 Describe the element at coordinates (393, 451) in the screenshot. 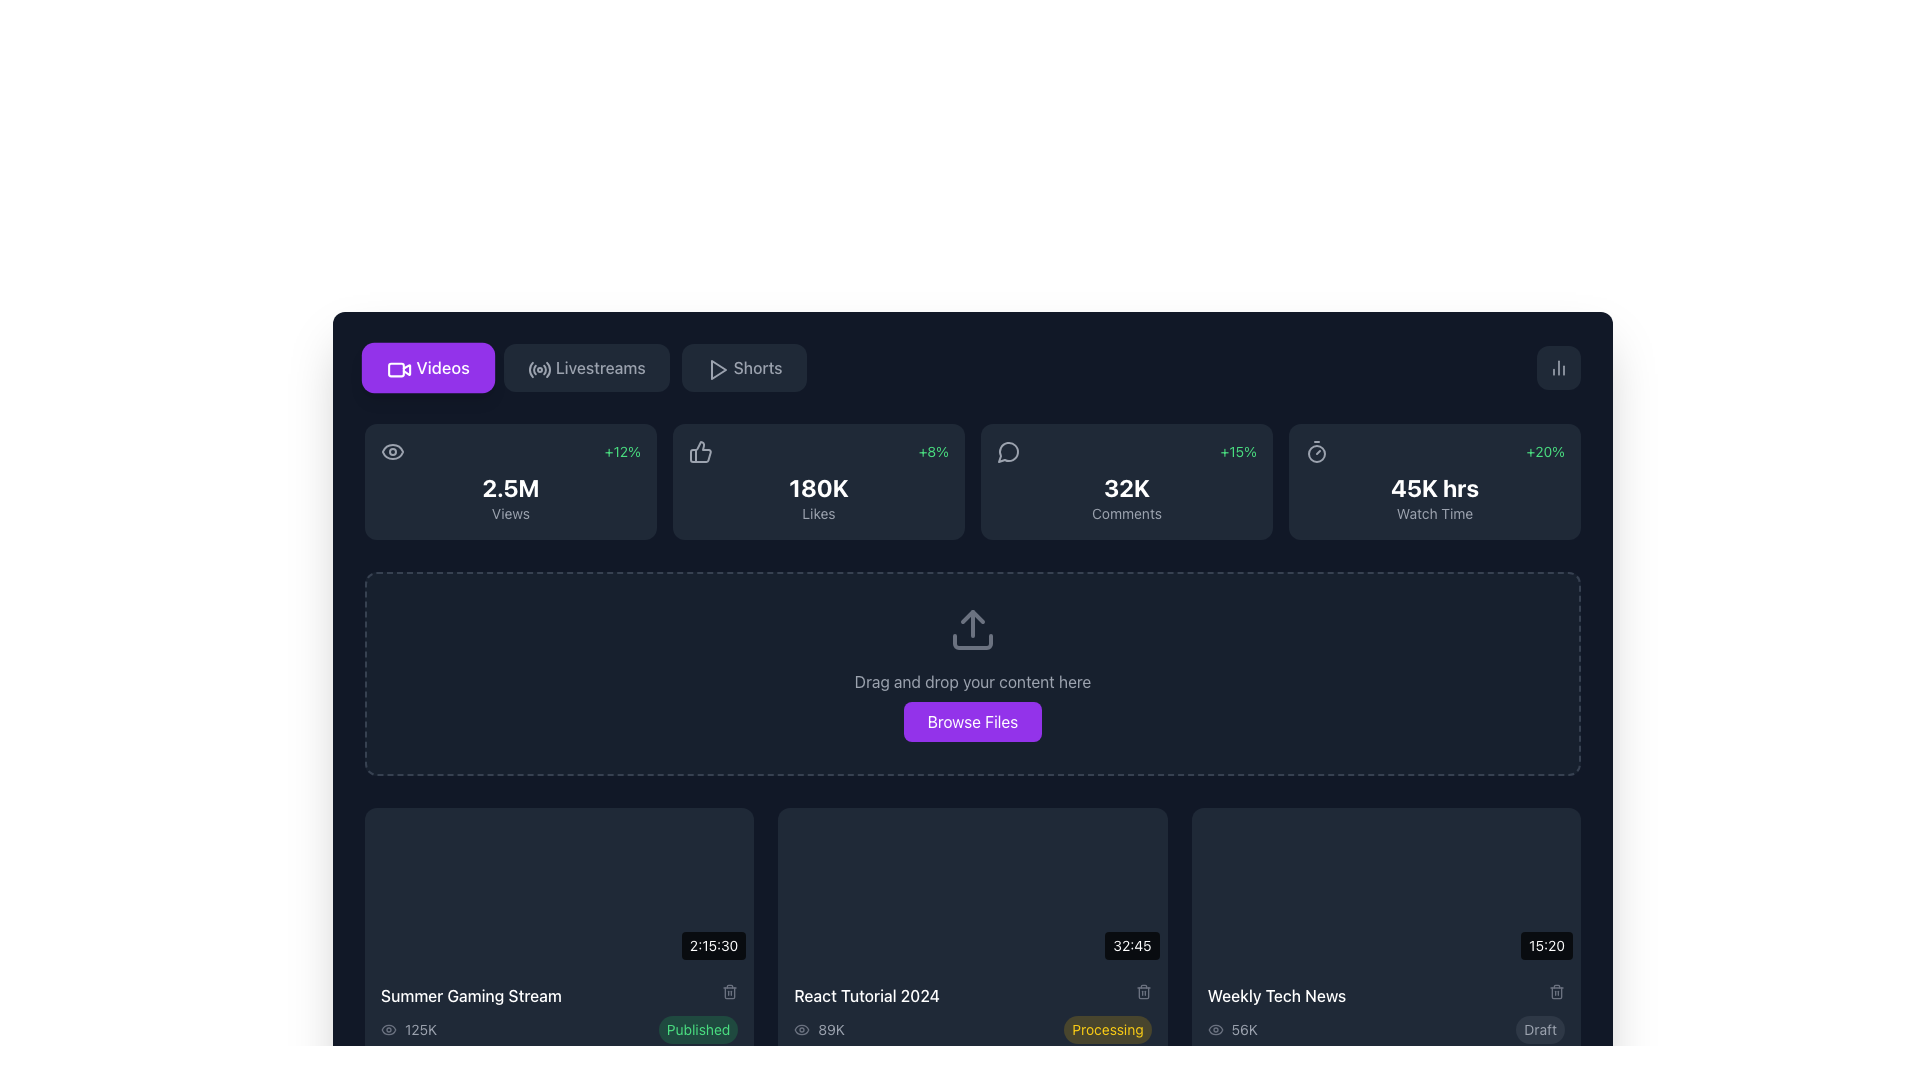

I see `the visibility metrics icon located in the upper-left area of the interface, just below the 'Videos' section, which is aligned with a text element indicating a percentage change ('+12%')` at that location.